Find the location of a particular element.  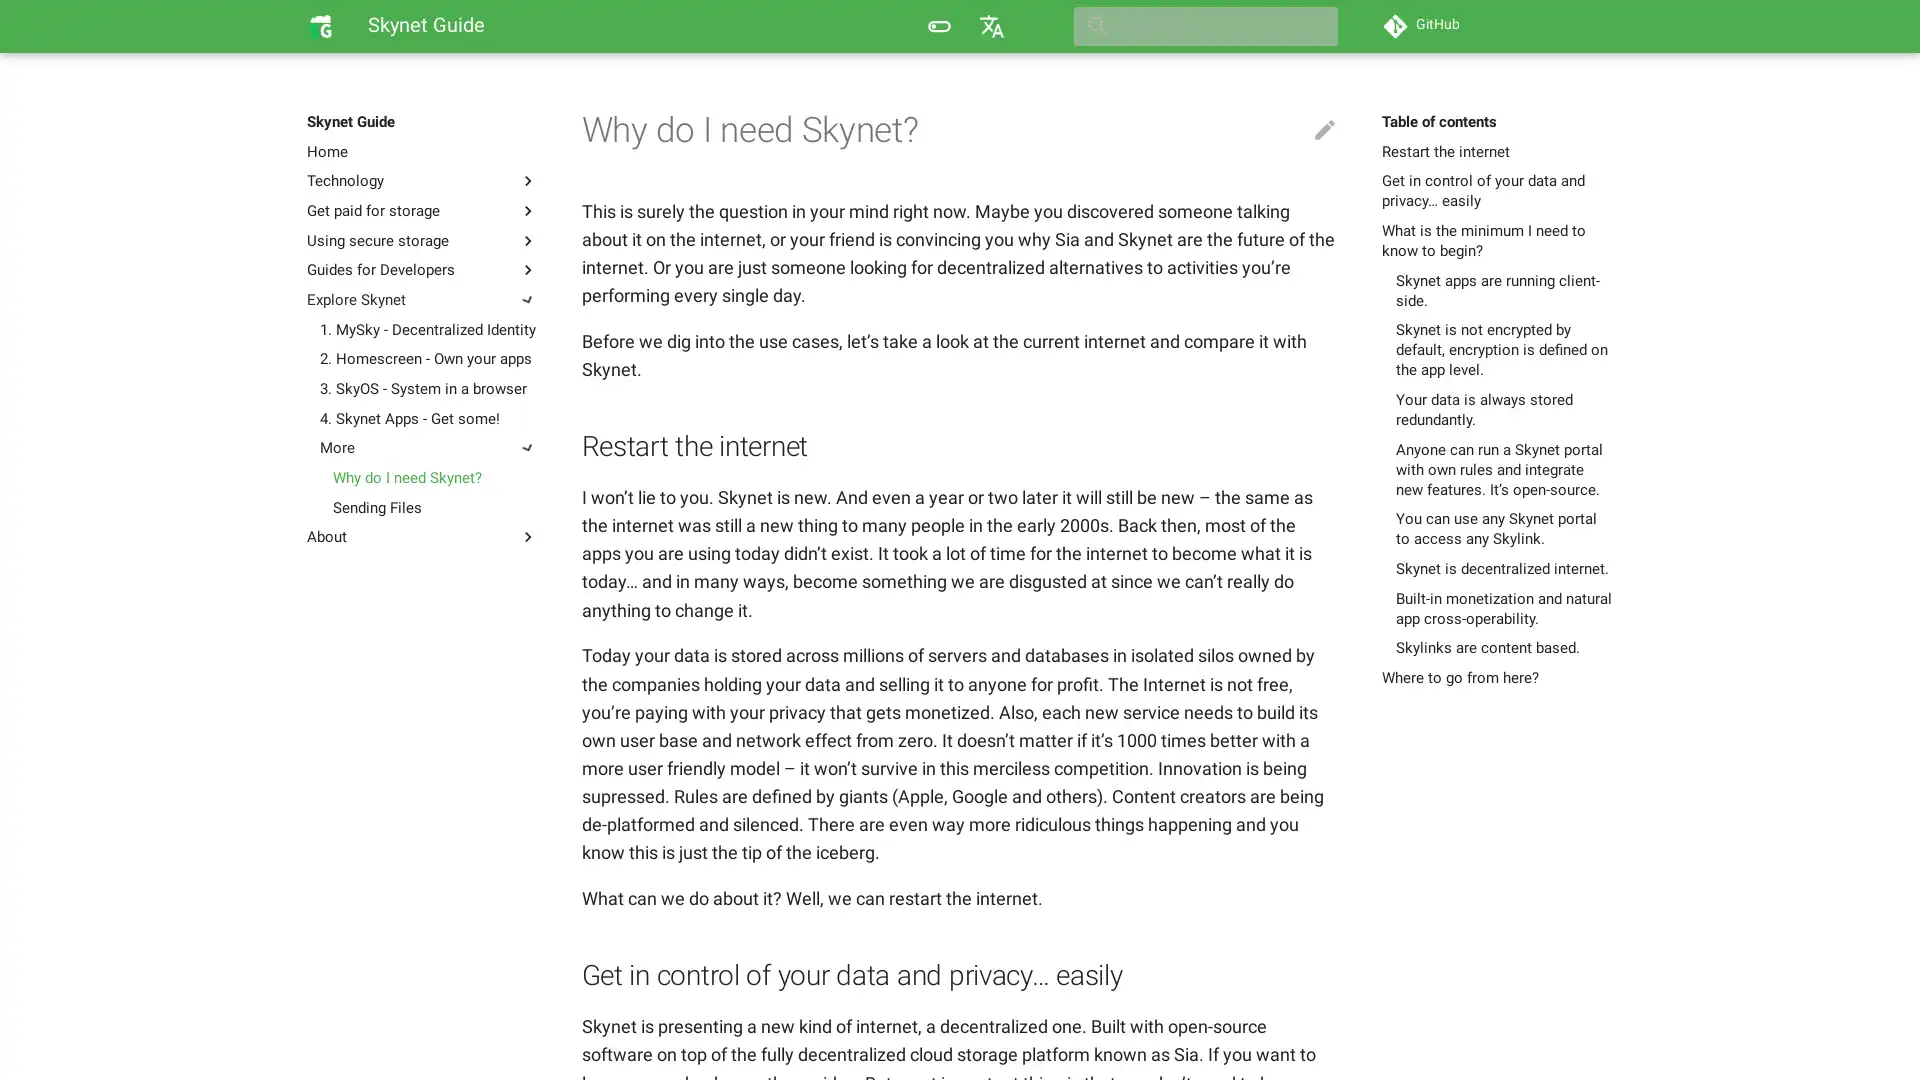

Clear is located at coordinates (1314, 26).